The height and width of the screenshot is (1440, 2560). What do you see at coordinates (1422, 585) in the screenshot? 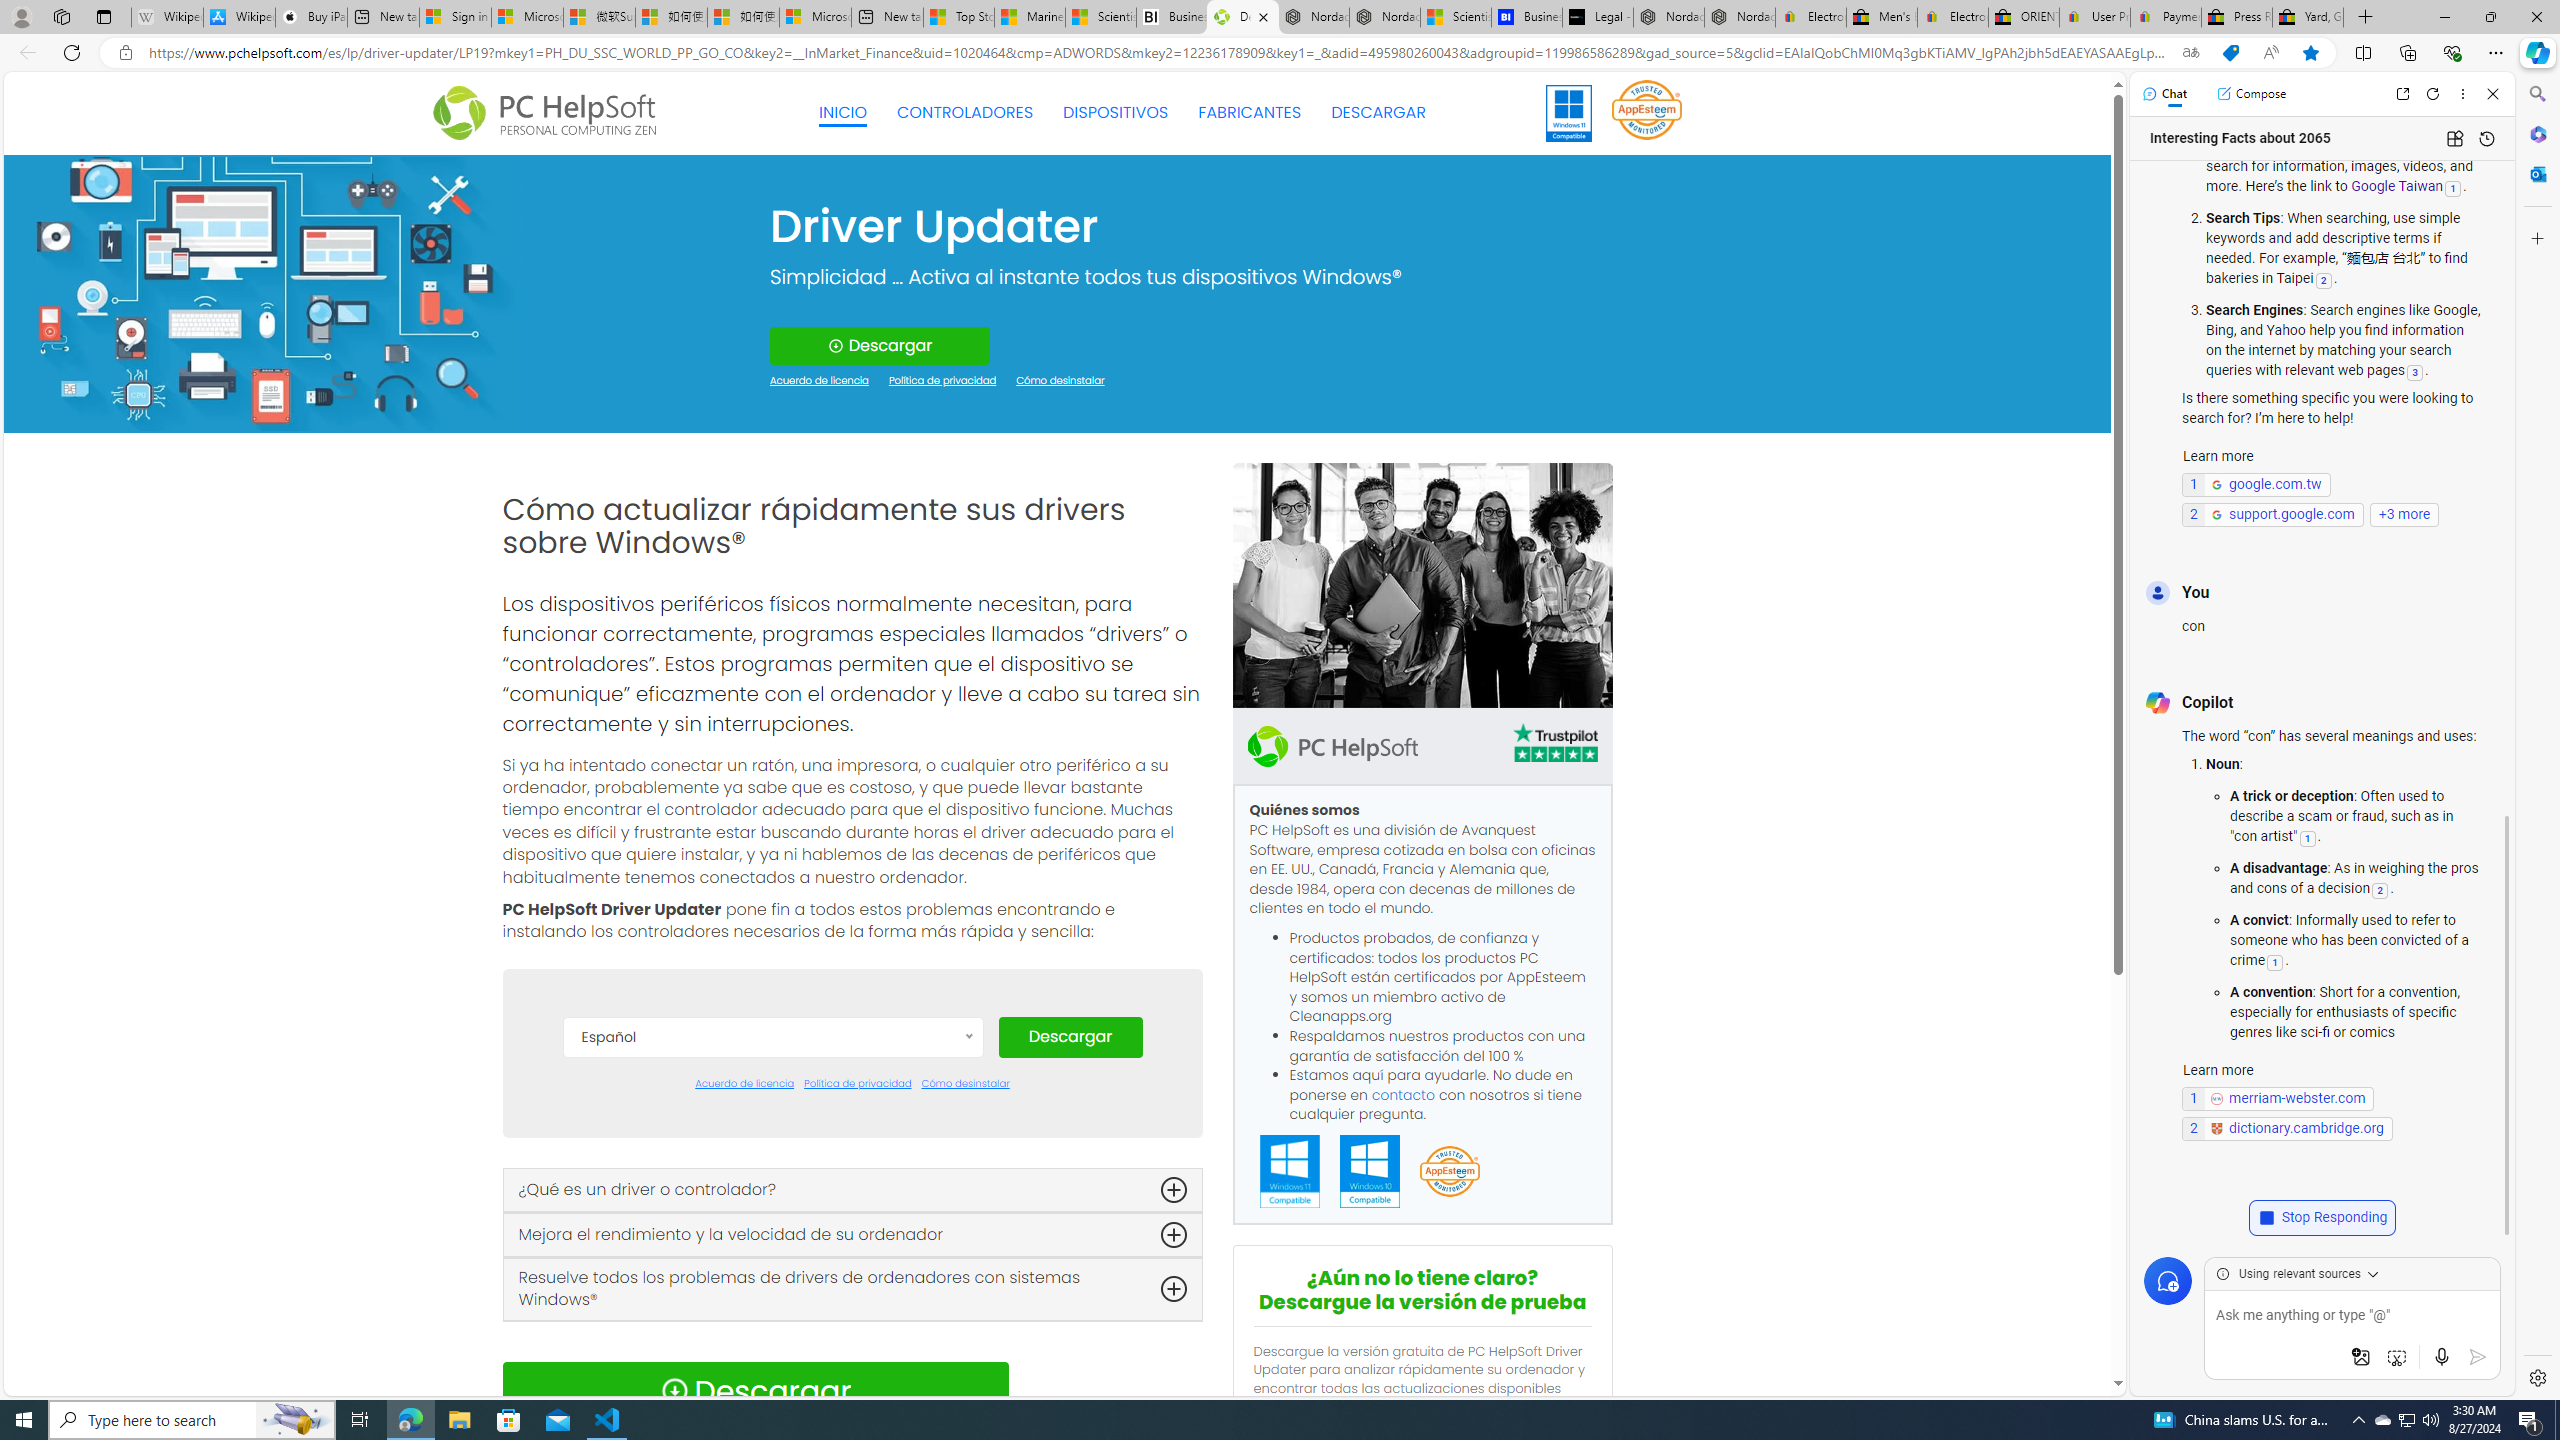
I see `'team'` at bounding box center [1422, 585].